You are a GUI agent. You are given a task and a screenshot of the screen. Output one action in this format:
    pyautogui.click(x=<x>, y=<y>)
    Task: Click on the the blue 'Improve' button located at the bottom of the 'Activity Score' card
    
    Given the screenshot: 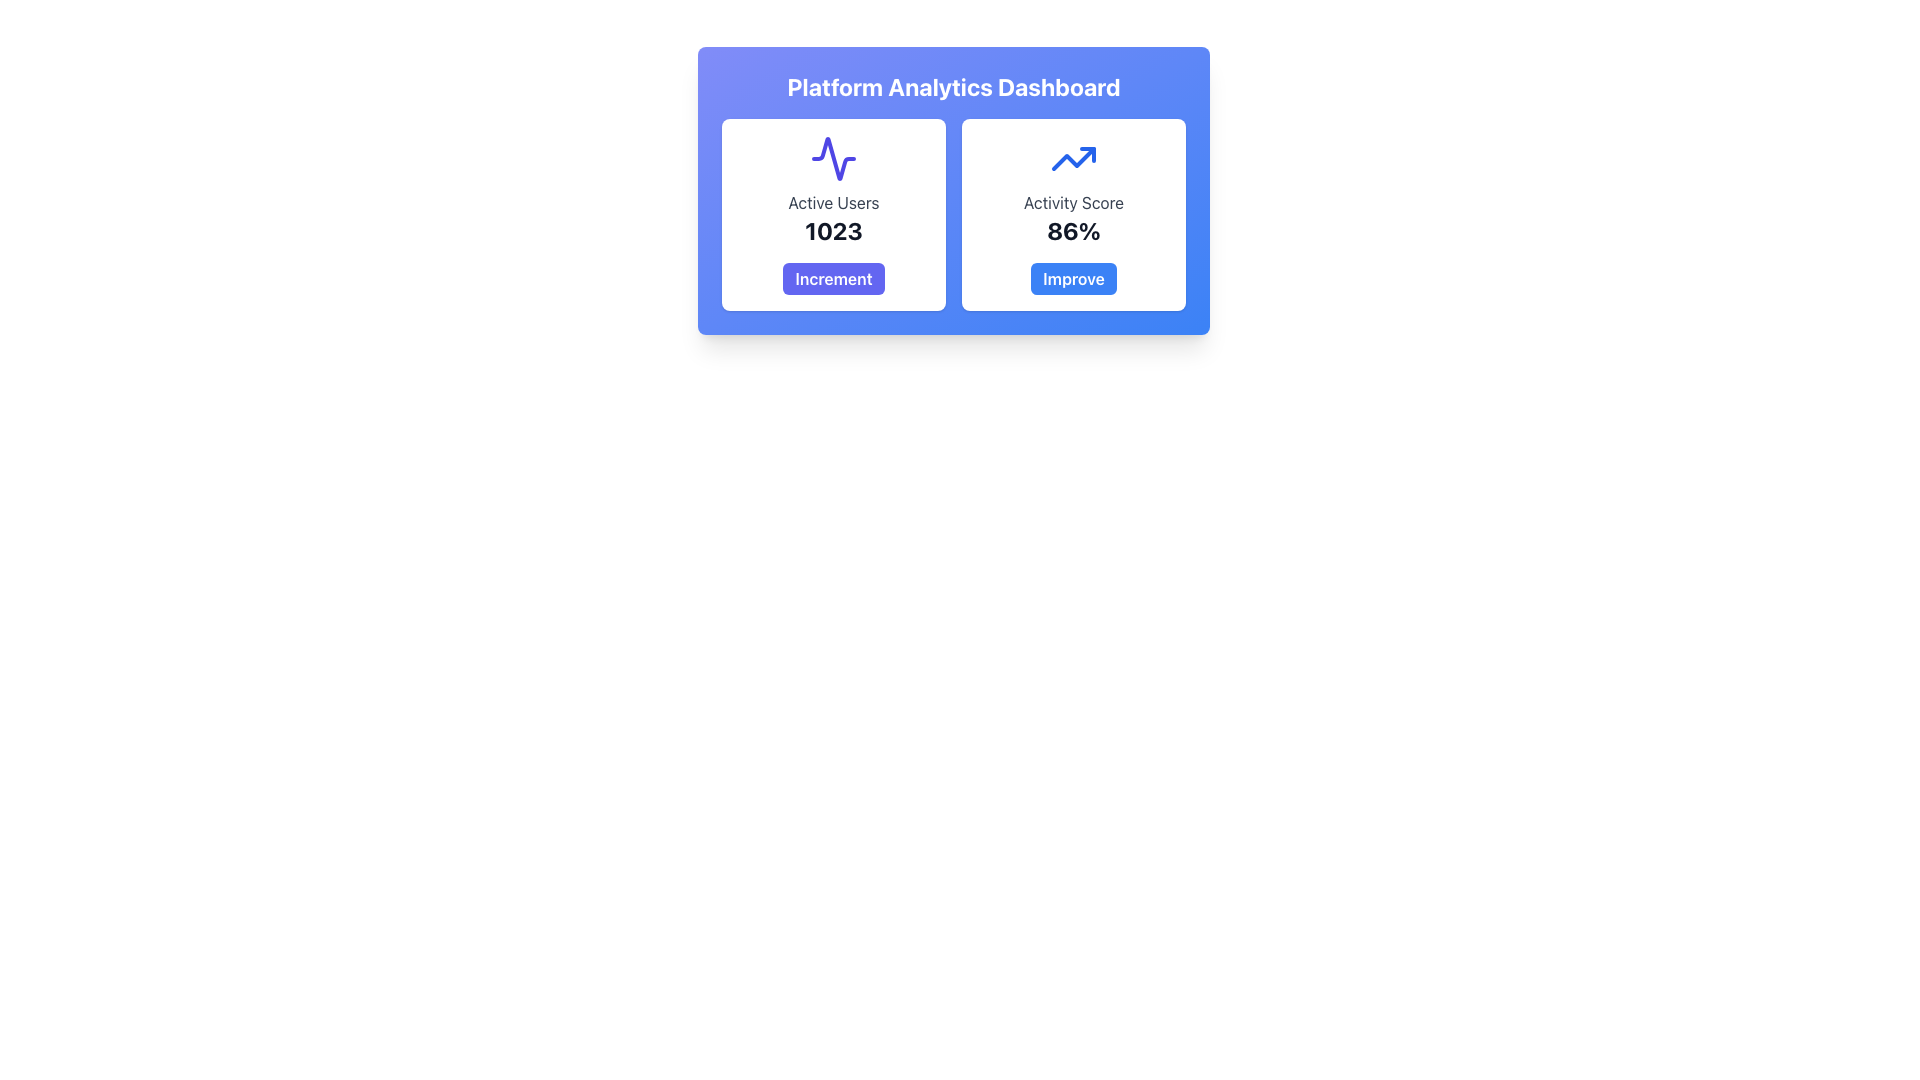 What is the action you would take?
    pyautogui.click(x=1073, y=278)
    